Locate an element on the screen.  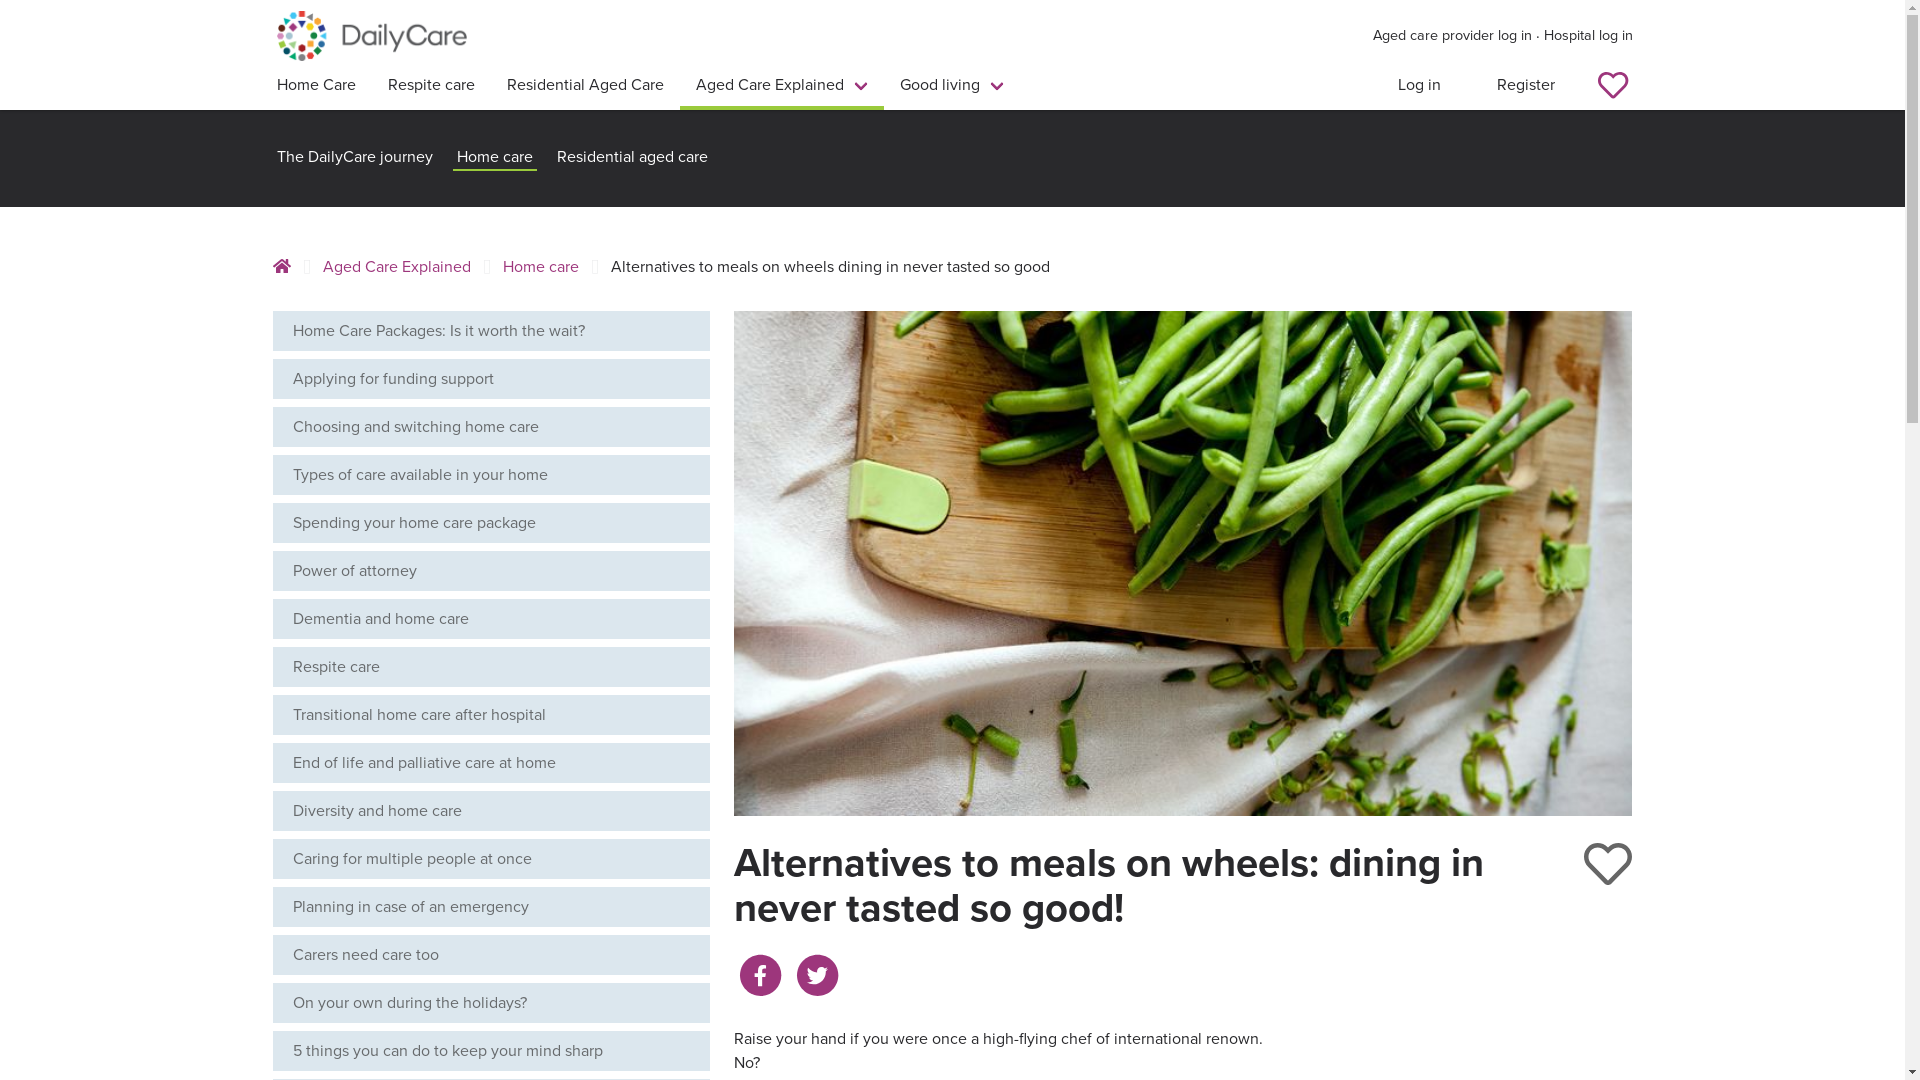
'Home Care' is located at coordinates (314, 86).